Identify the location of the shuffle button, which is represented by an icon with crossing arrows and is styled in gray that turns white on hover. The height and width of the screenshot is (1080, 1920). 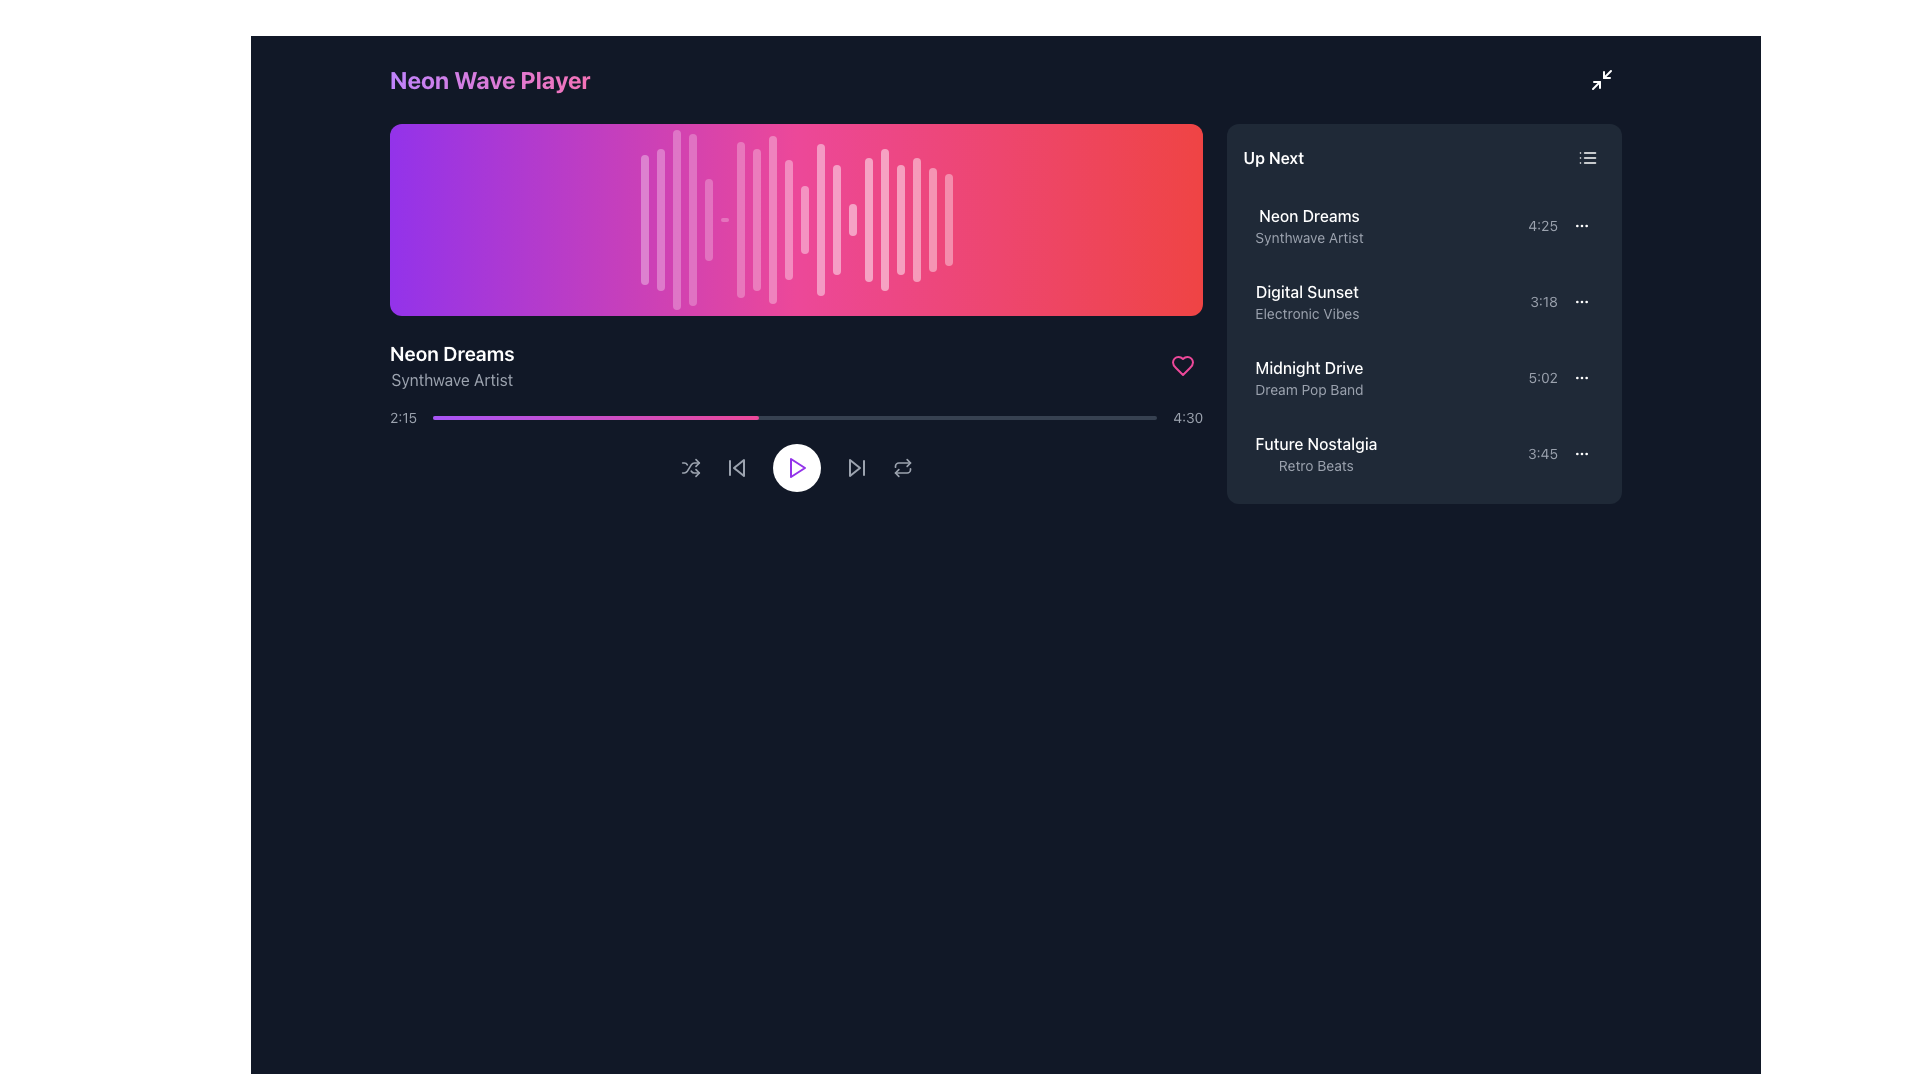
(690, 467).